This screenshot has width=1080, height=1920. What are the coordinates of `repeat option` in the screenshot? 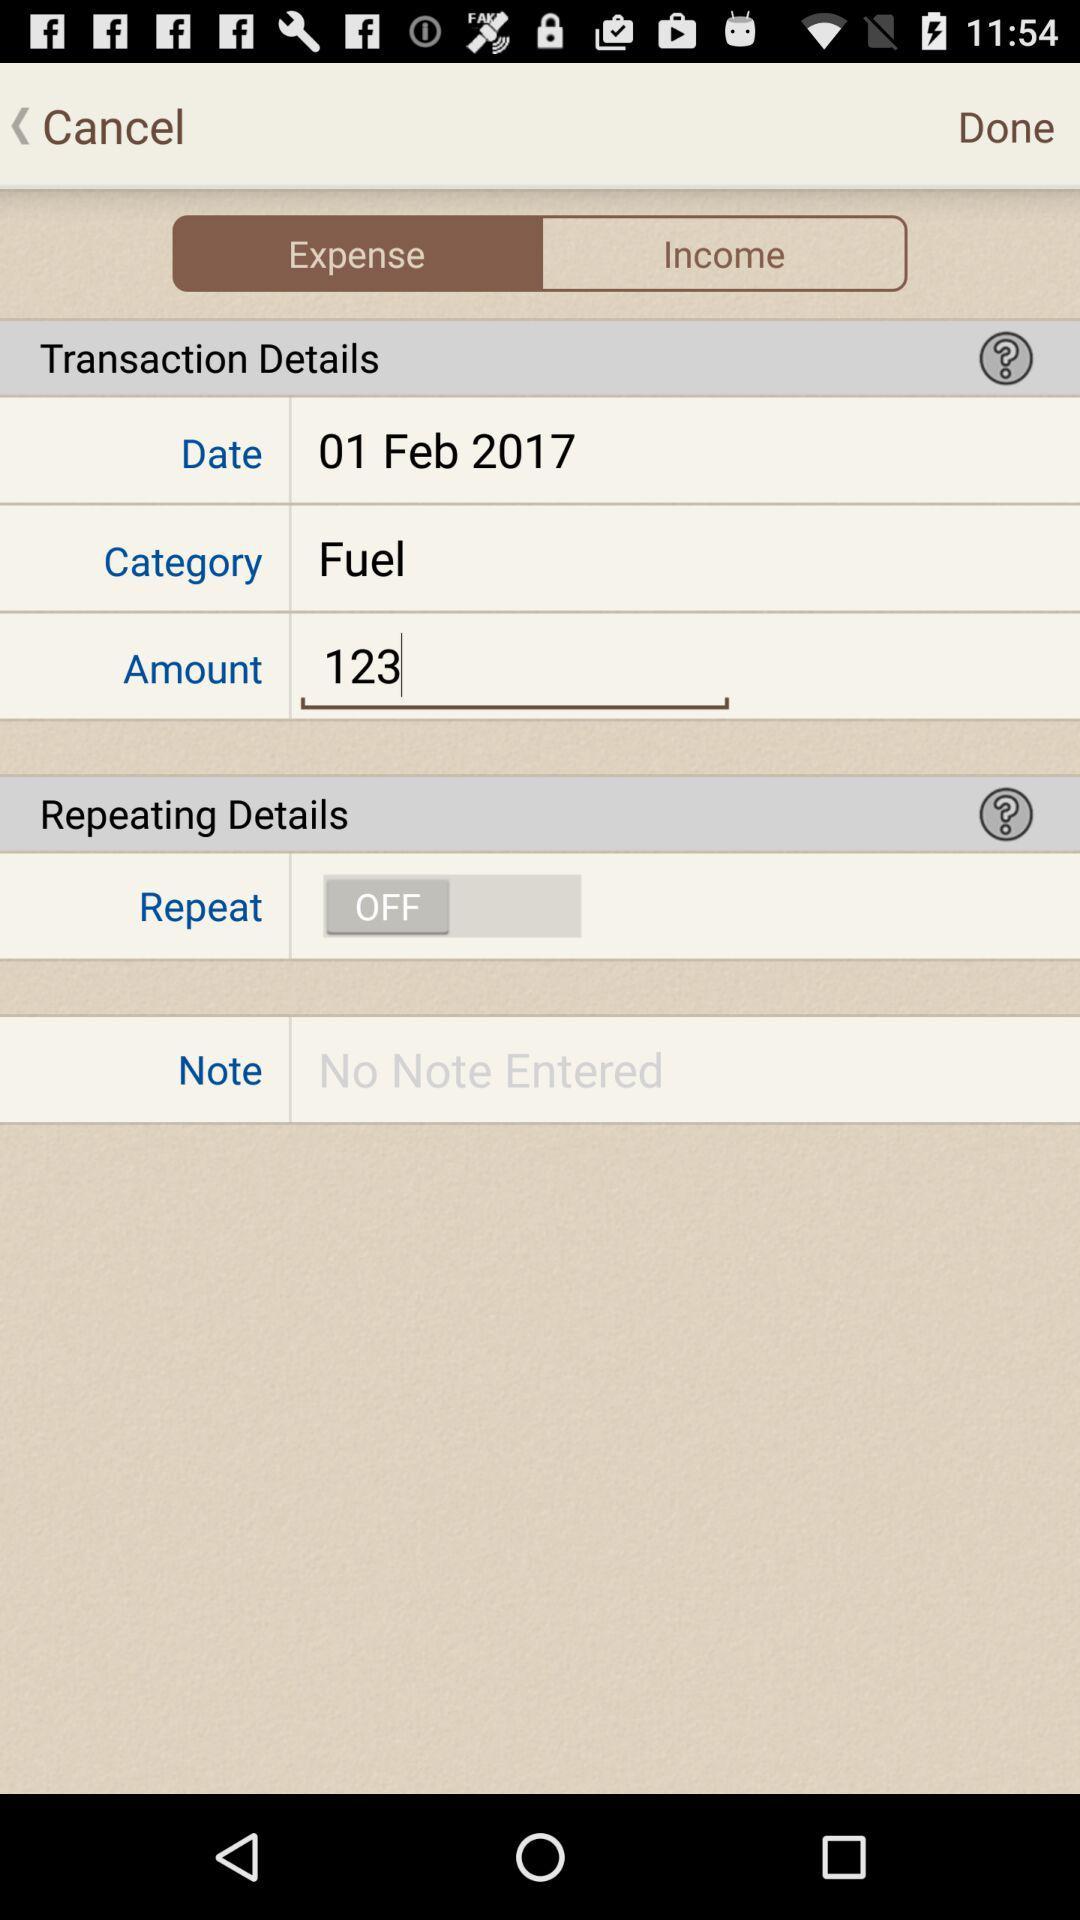 It's located at (452, 905).